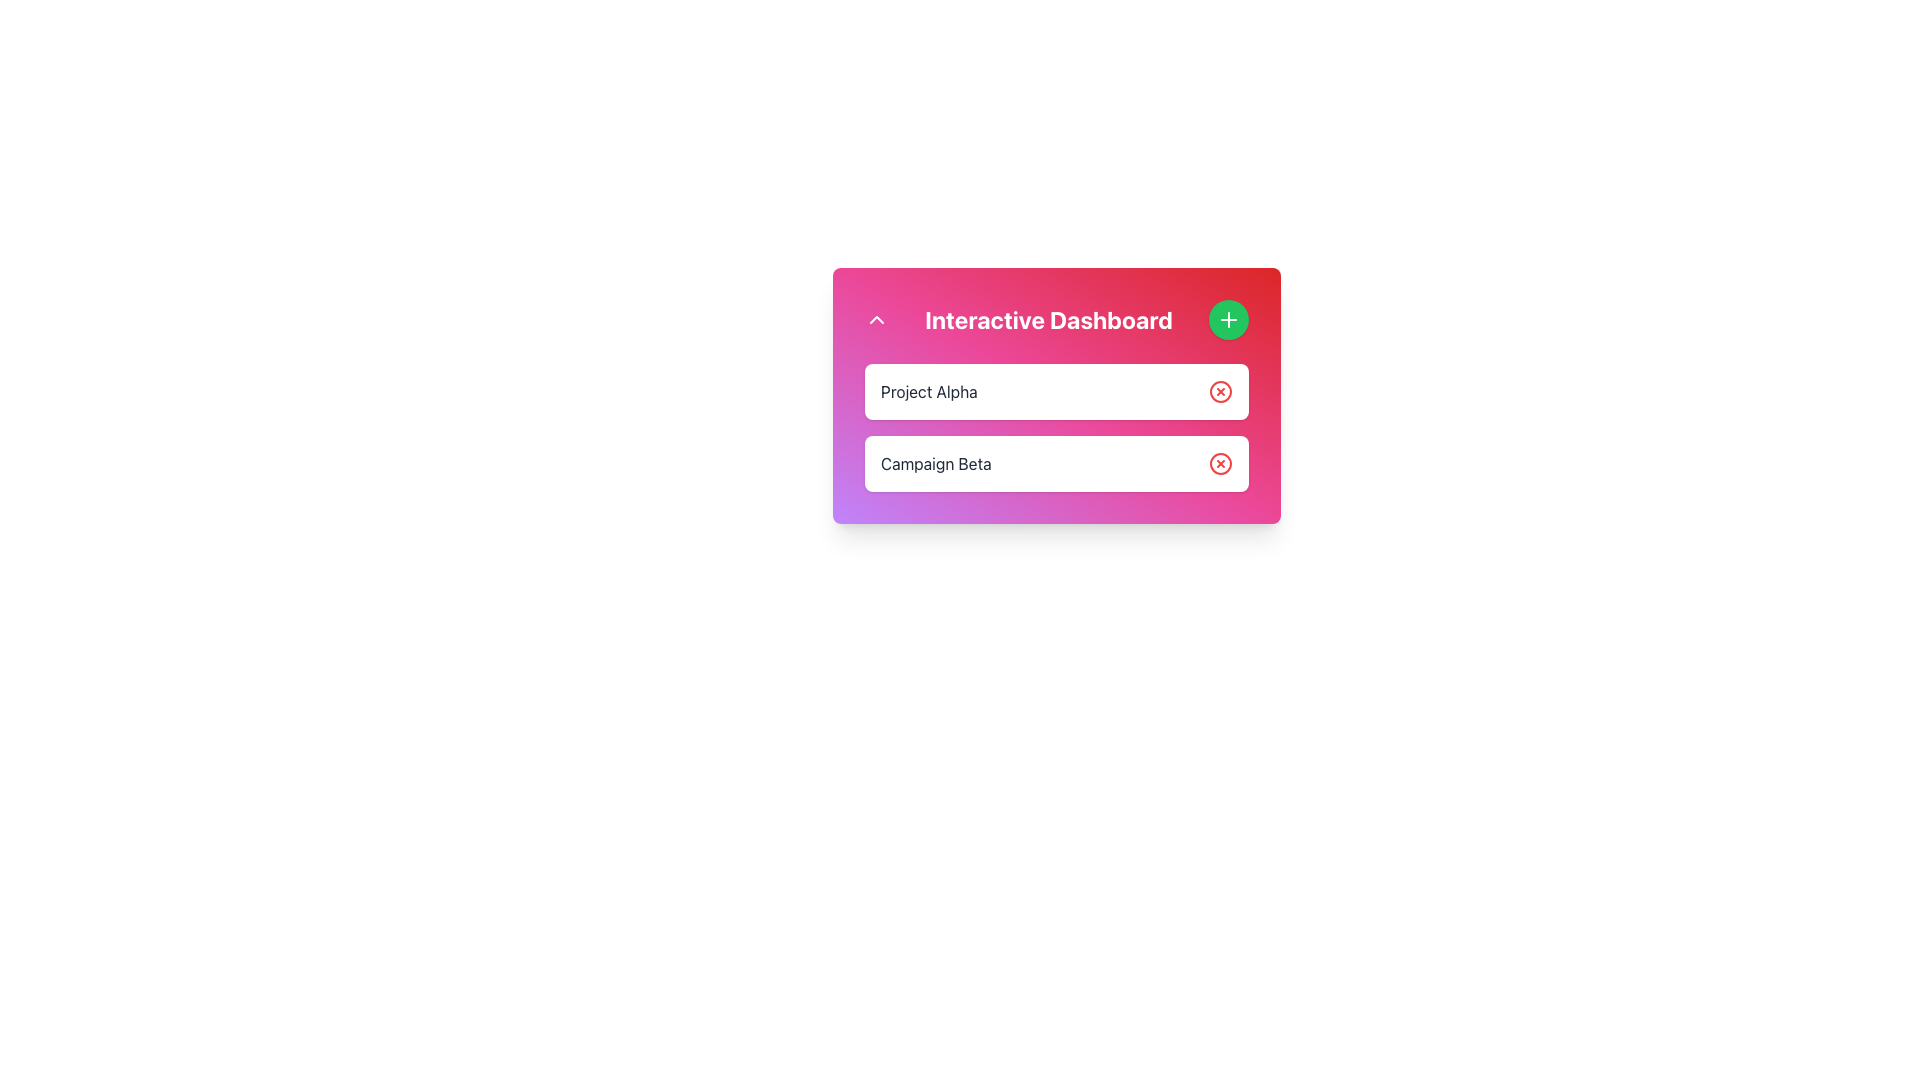  Describe the element at coordinates (1219, 392) in the screenshot. I see `the circular red 'X' delete button located to the right of the 'Project Alpha' label` at that location.